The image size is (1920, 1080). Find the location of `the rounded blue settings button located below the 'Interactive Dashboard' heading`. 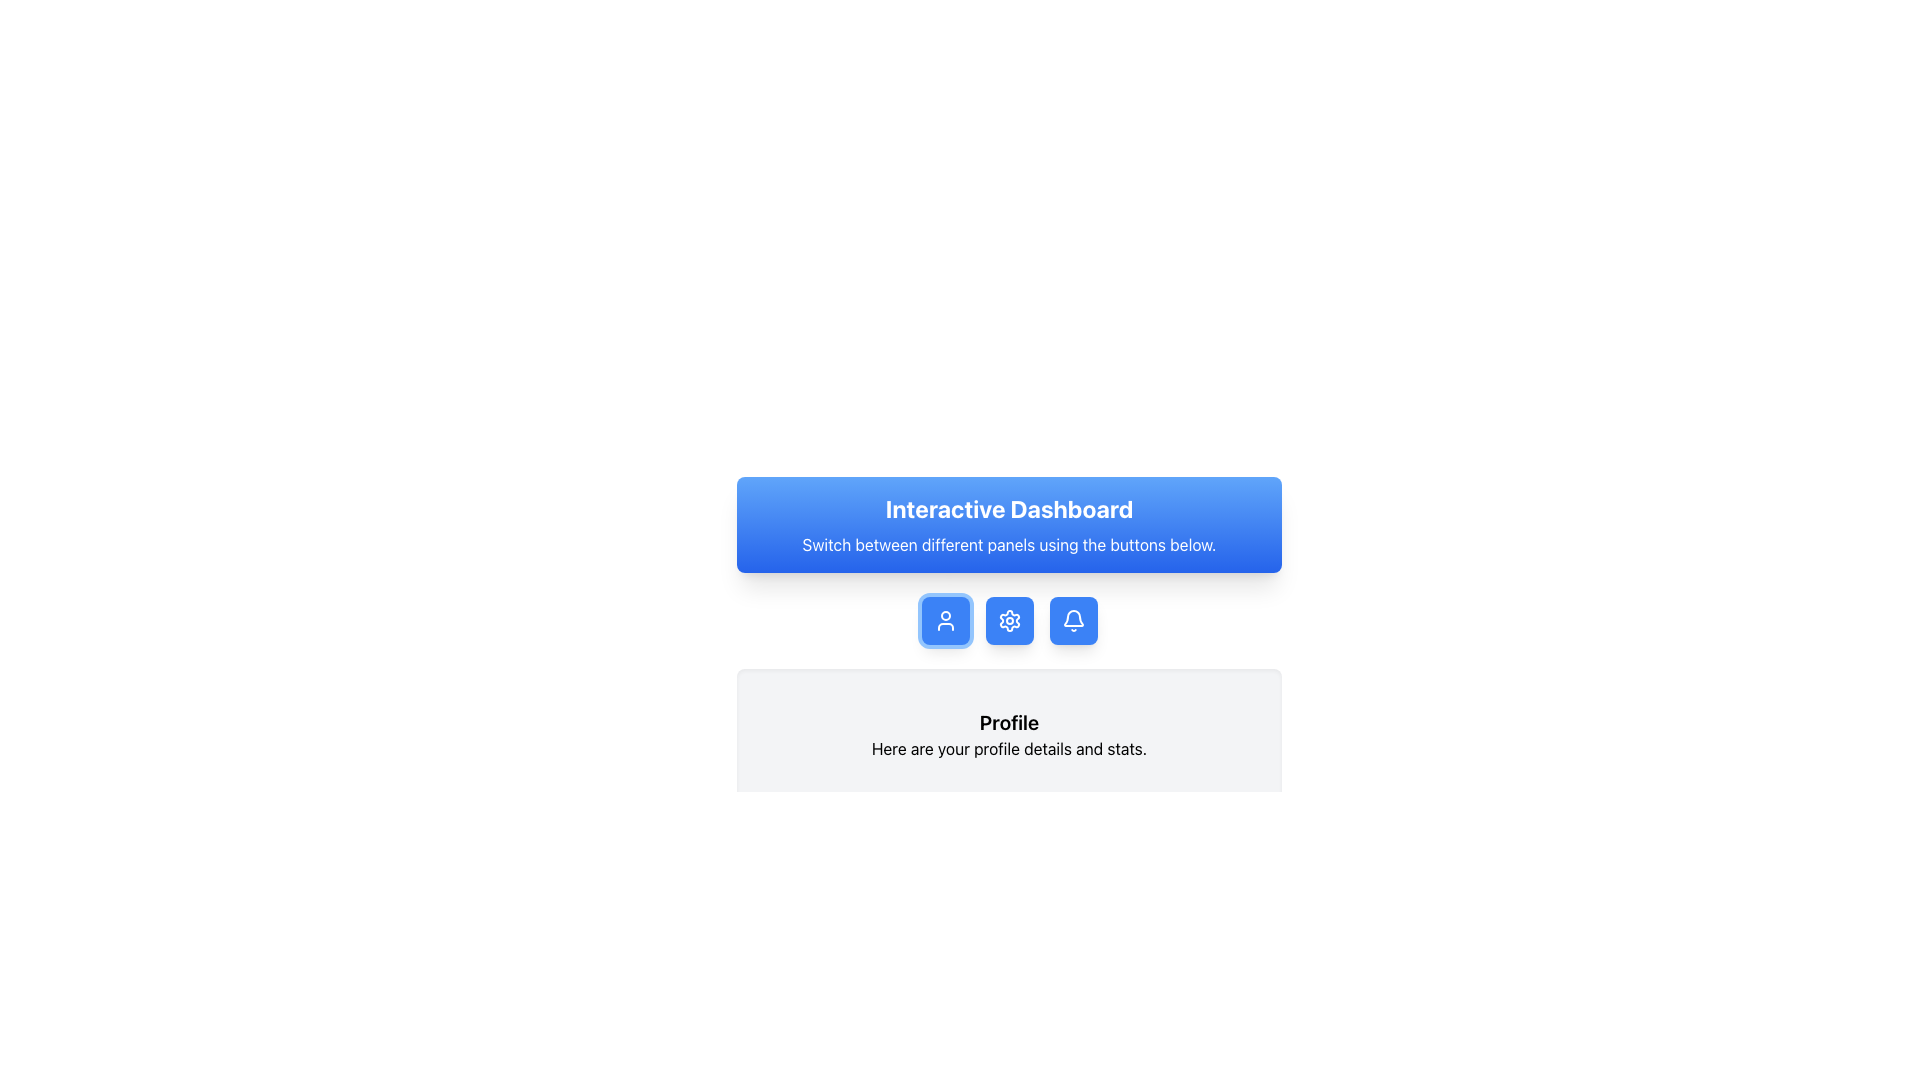

the rounded blue settings button located below the 'Interactive Dashboard' heading is located at coordinates (1009, 620).